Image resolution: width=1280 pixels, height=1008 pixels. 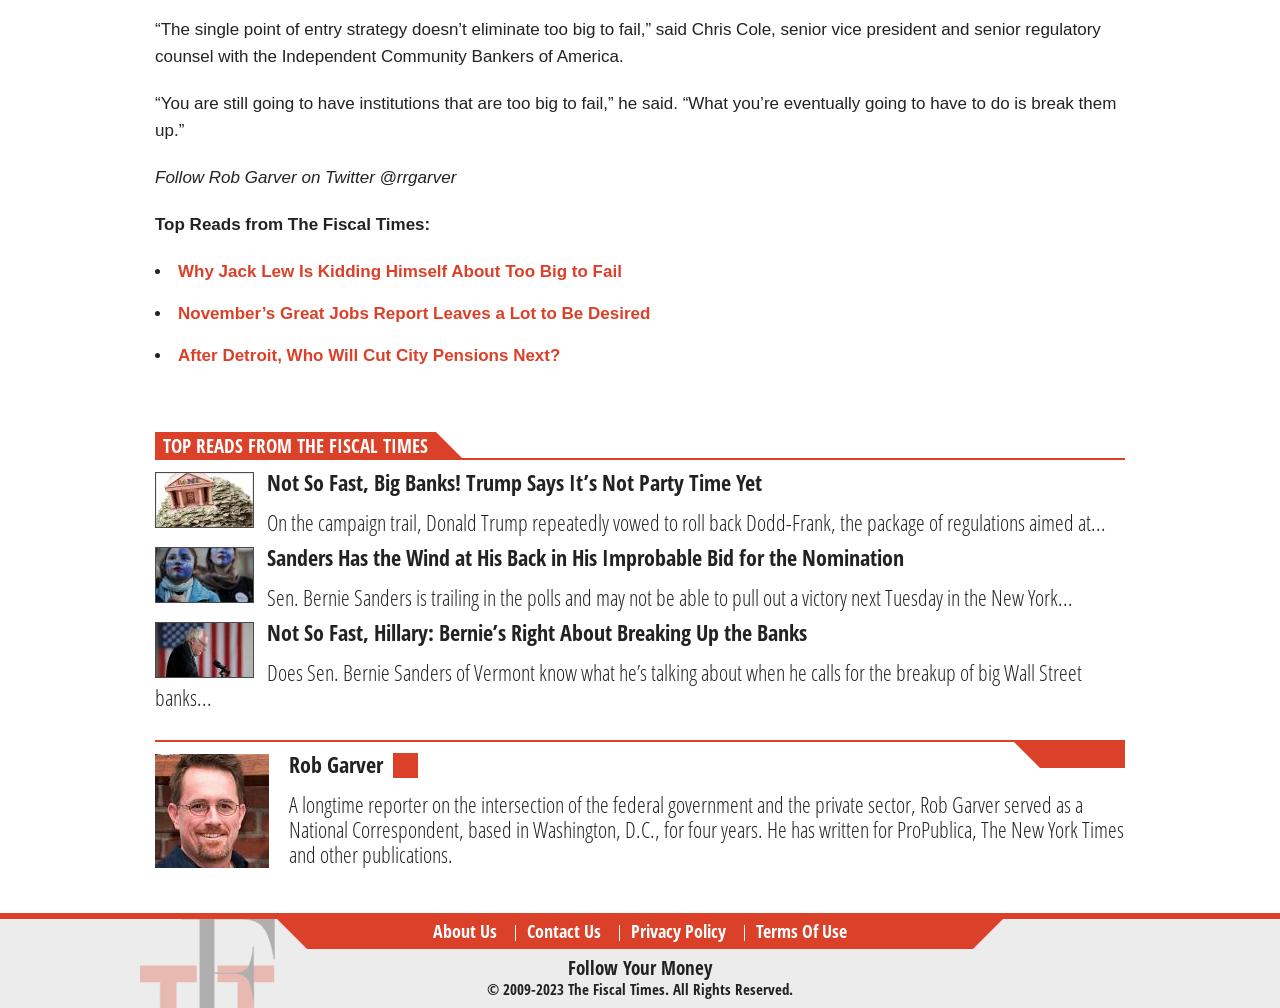 I want to click on 'Why Jack Lew Is Kidding Himself About Too Big to Fail', so click(x=399, y=271).